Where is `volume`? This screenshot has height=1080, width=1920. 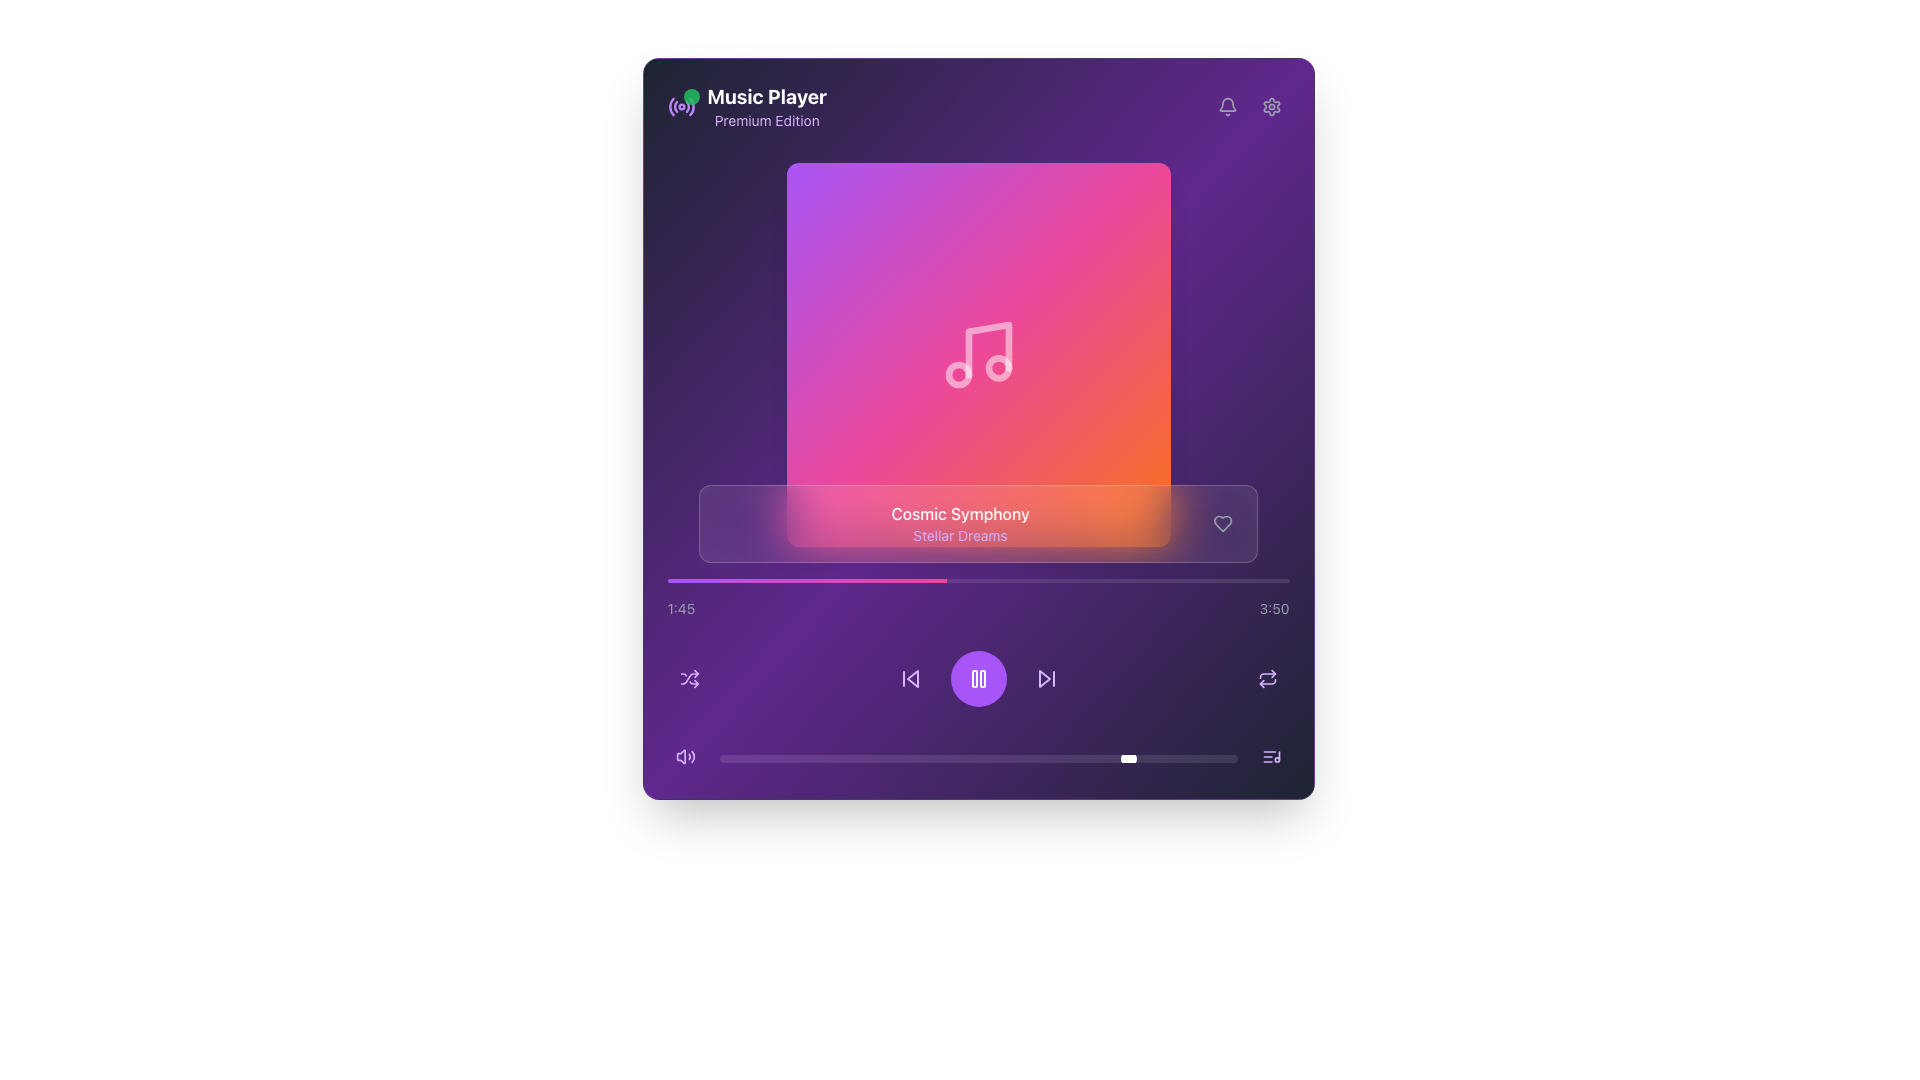 volume is located at coordinates (1070, 759).